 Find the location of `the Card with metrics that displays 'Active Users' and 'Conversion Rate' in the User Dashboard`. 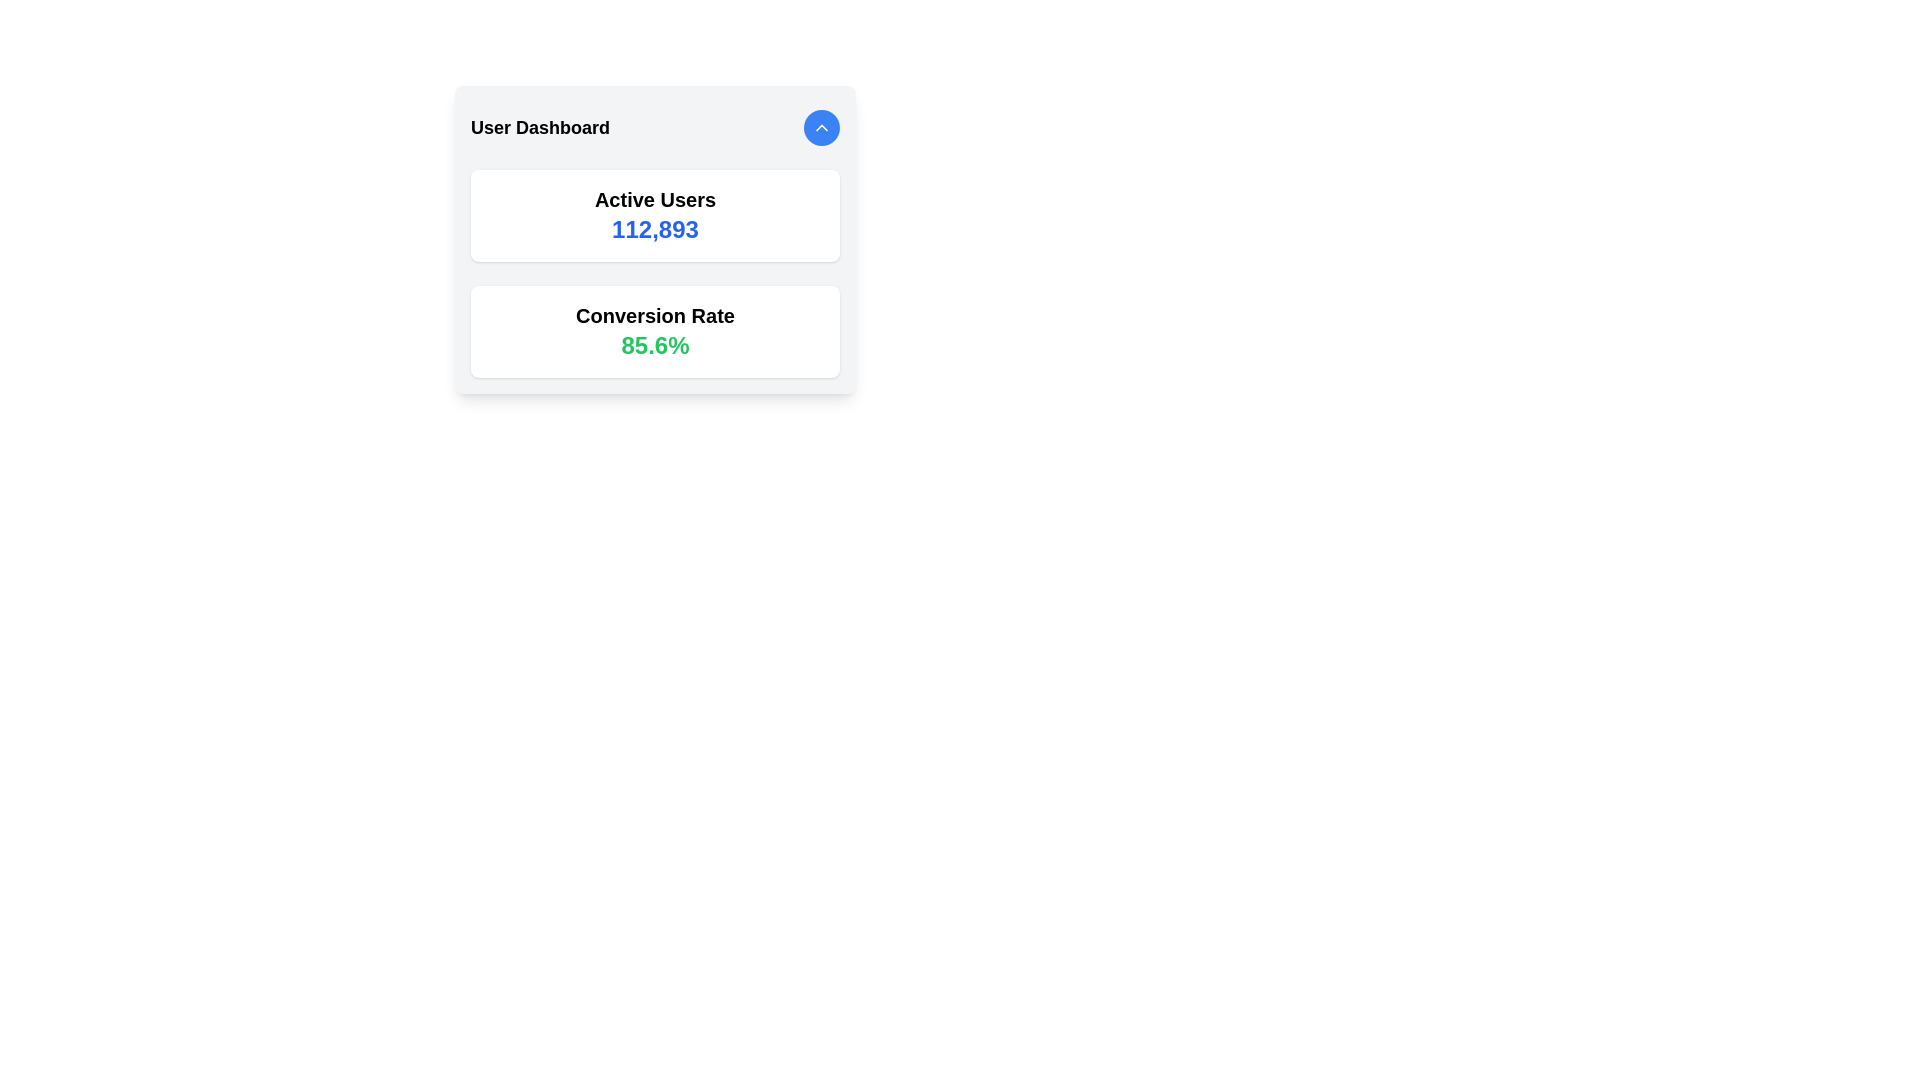

the Card with metrics that displays 'Active Users' and 'Conversion Rate' in the User Dashboard is located at coordinates (655, 273).